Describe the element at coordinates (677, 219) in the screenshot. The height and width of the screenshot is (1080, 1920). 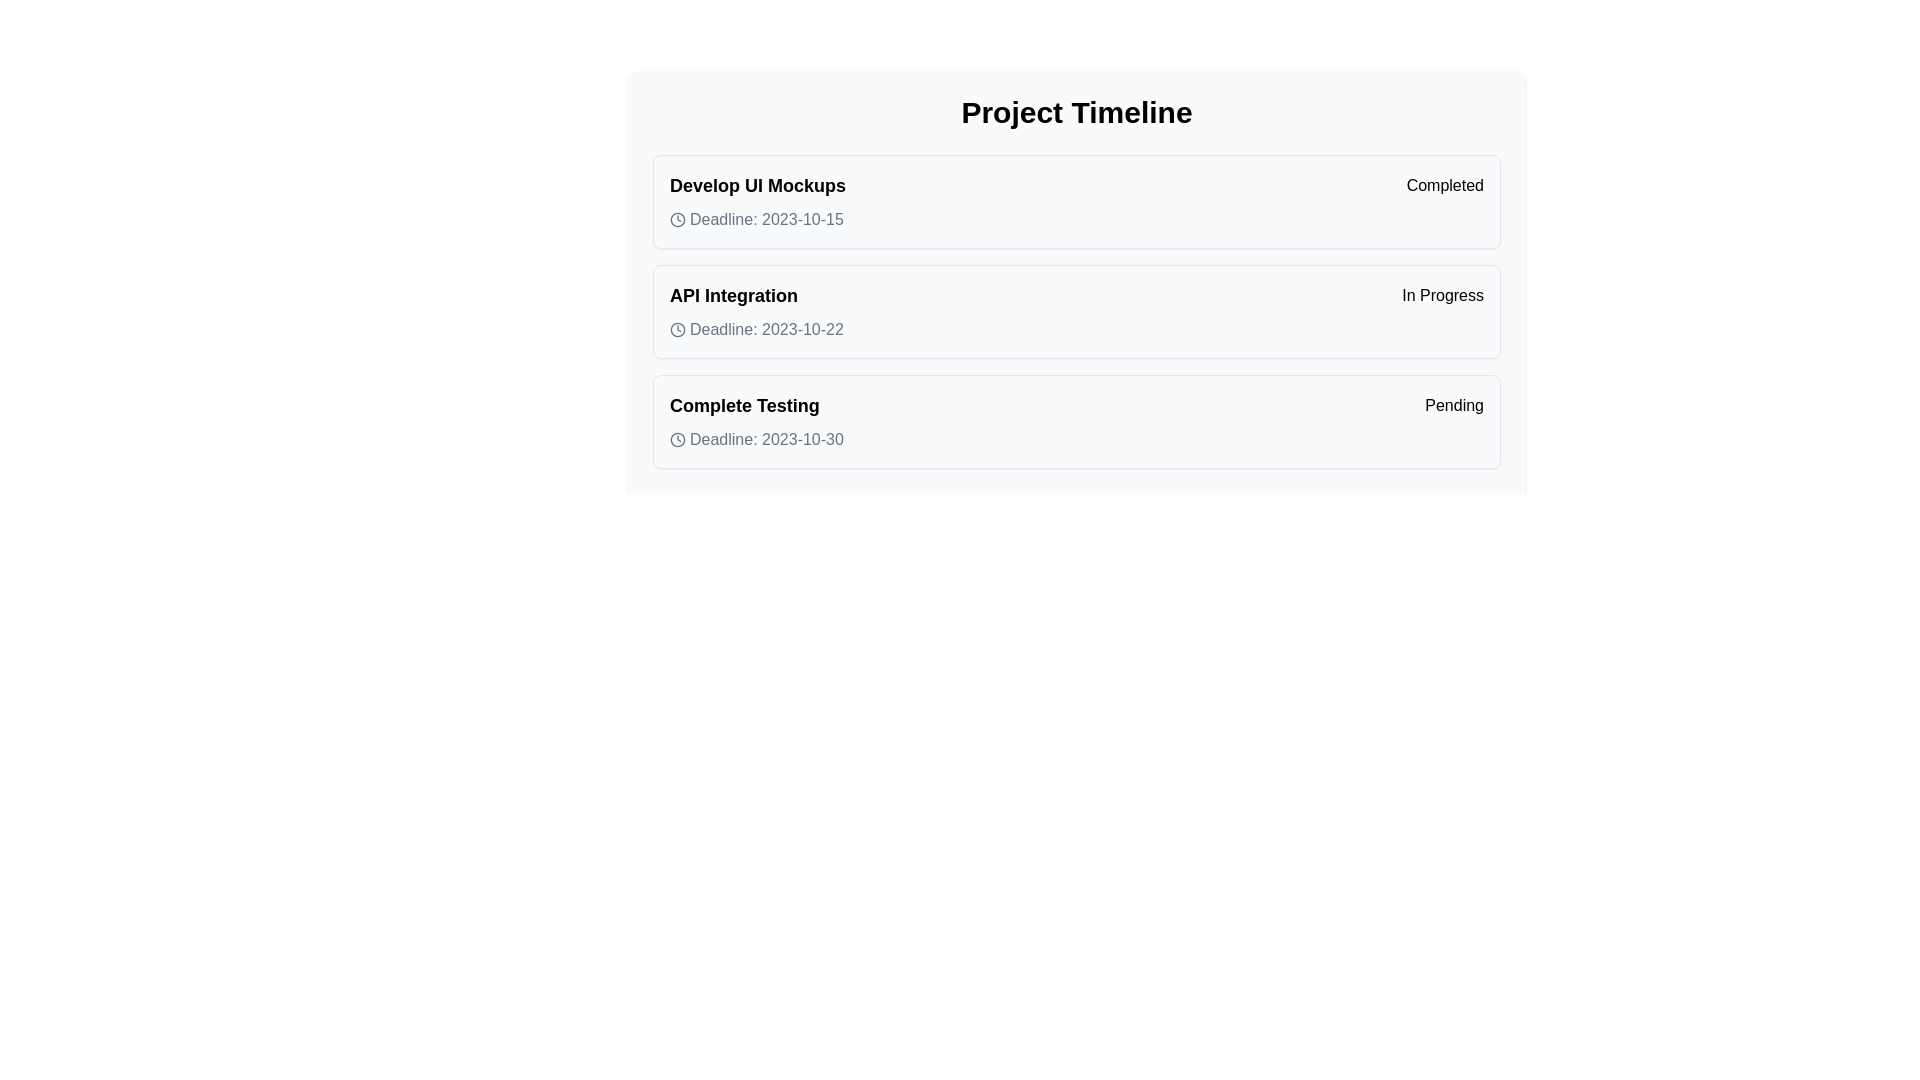
I see `the small clock icon located next to the text 'Deadline: 2023-10-15' in the 'Develop UI Mockups' row under 'Project Timeline'` at that location.